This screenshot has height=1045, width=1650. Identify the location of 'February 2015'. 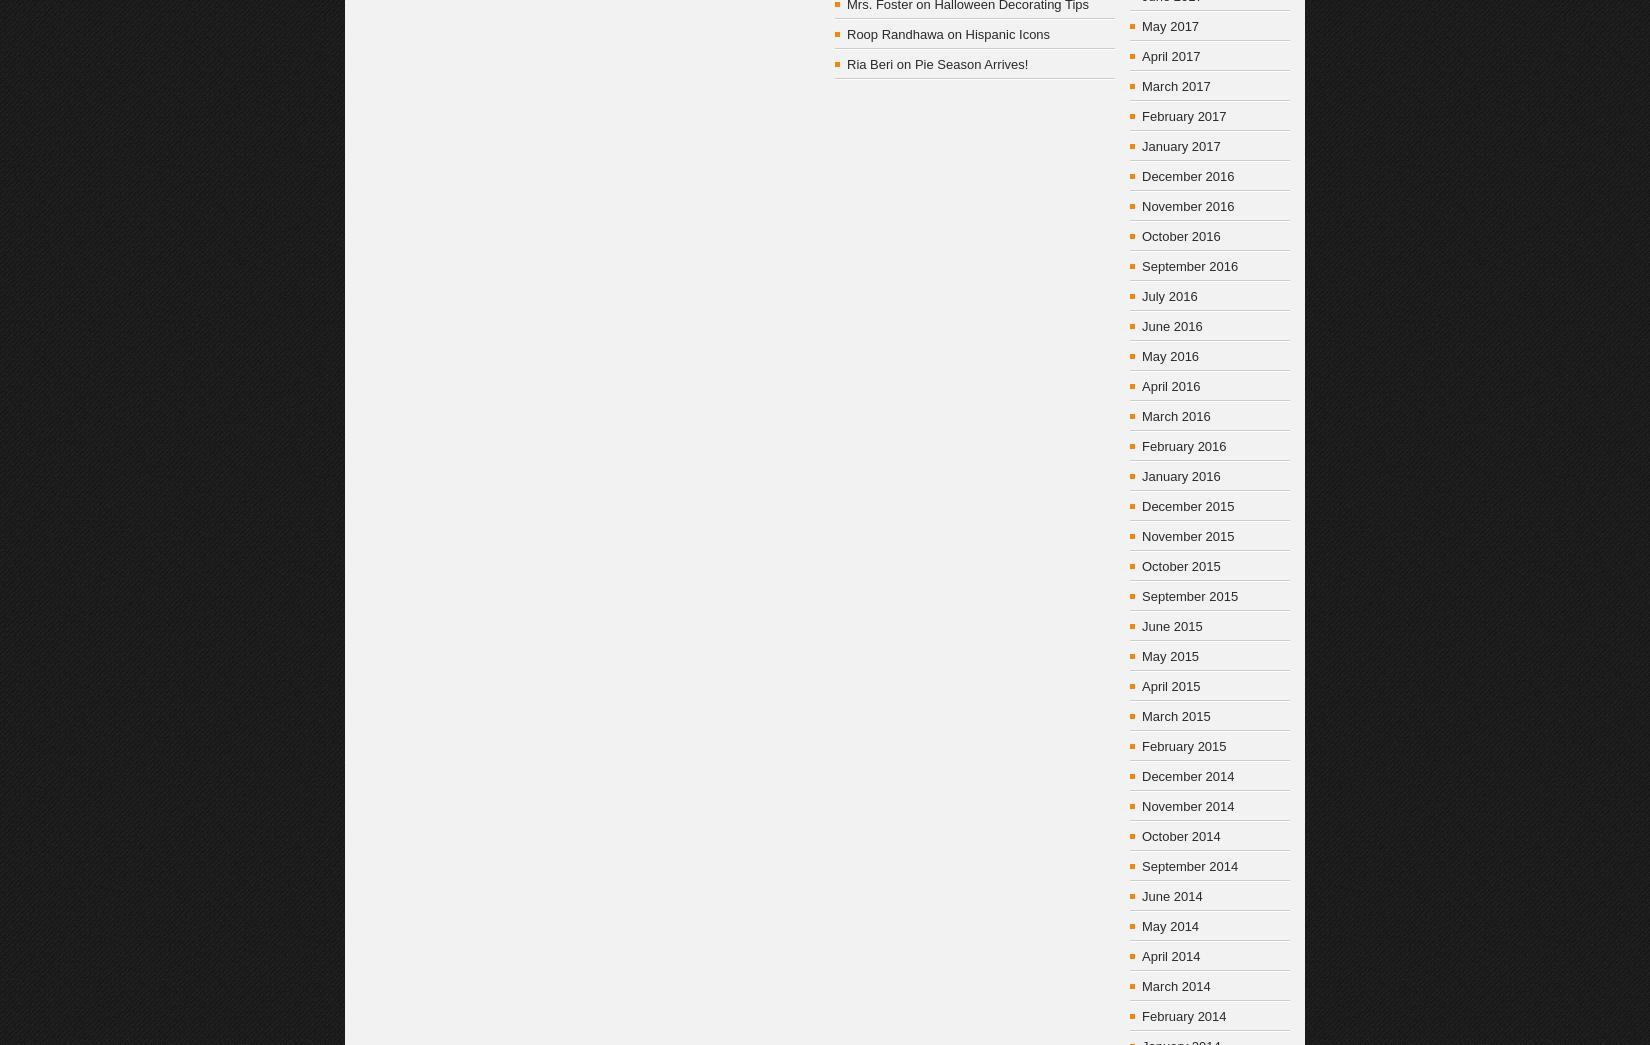
(1184, 745).